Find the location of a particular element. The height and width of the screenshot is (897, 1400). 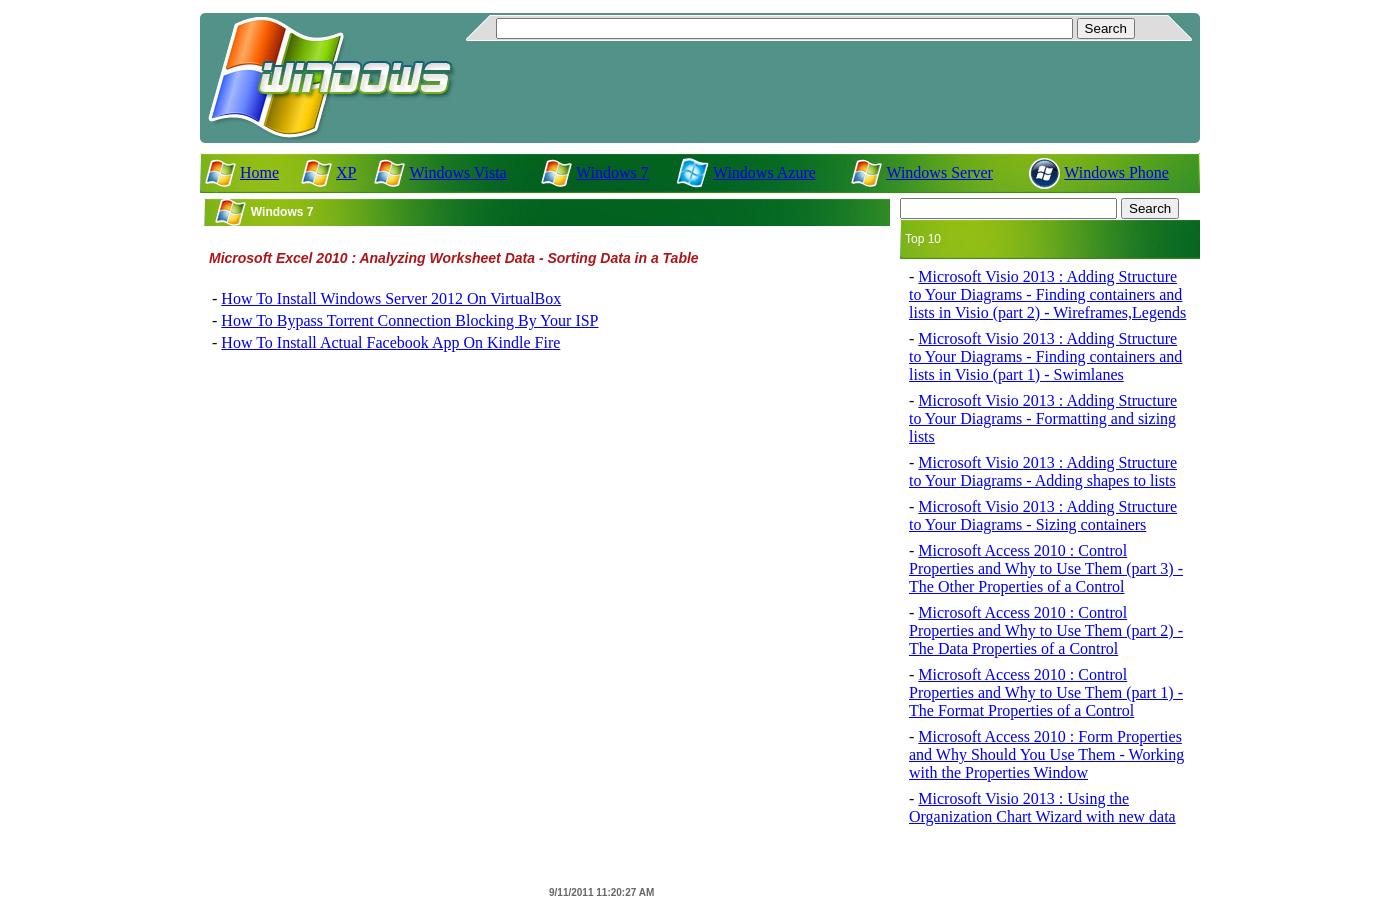

'How To Bypass Torrent Connection Blocking By Your ISP' is located at coordinates (409, 318).